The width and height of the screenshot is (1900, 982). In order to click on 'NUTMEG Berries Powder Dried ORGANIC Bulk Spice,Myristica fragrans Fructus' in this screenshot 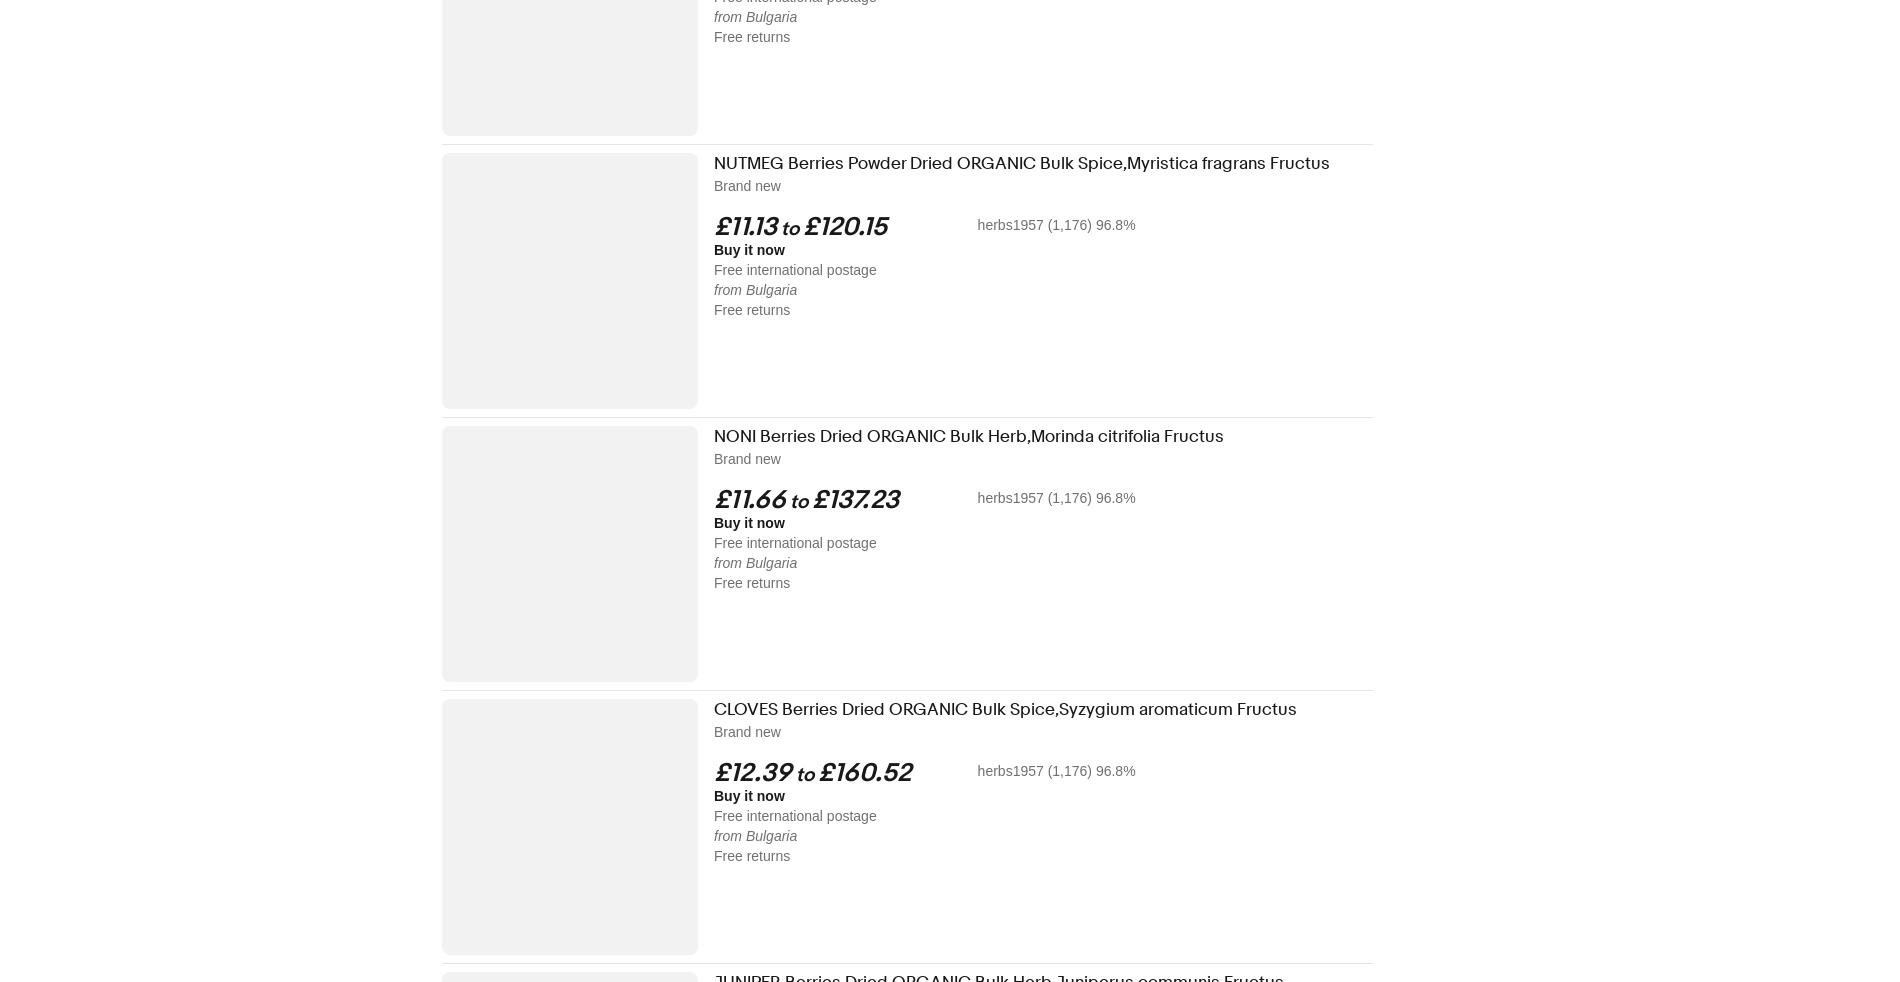, I will do `click(1022, 162)`.